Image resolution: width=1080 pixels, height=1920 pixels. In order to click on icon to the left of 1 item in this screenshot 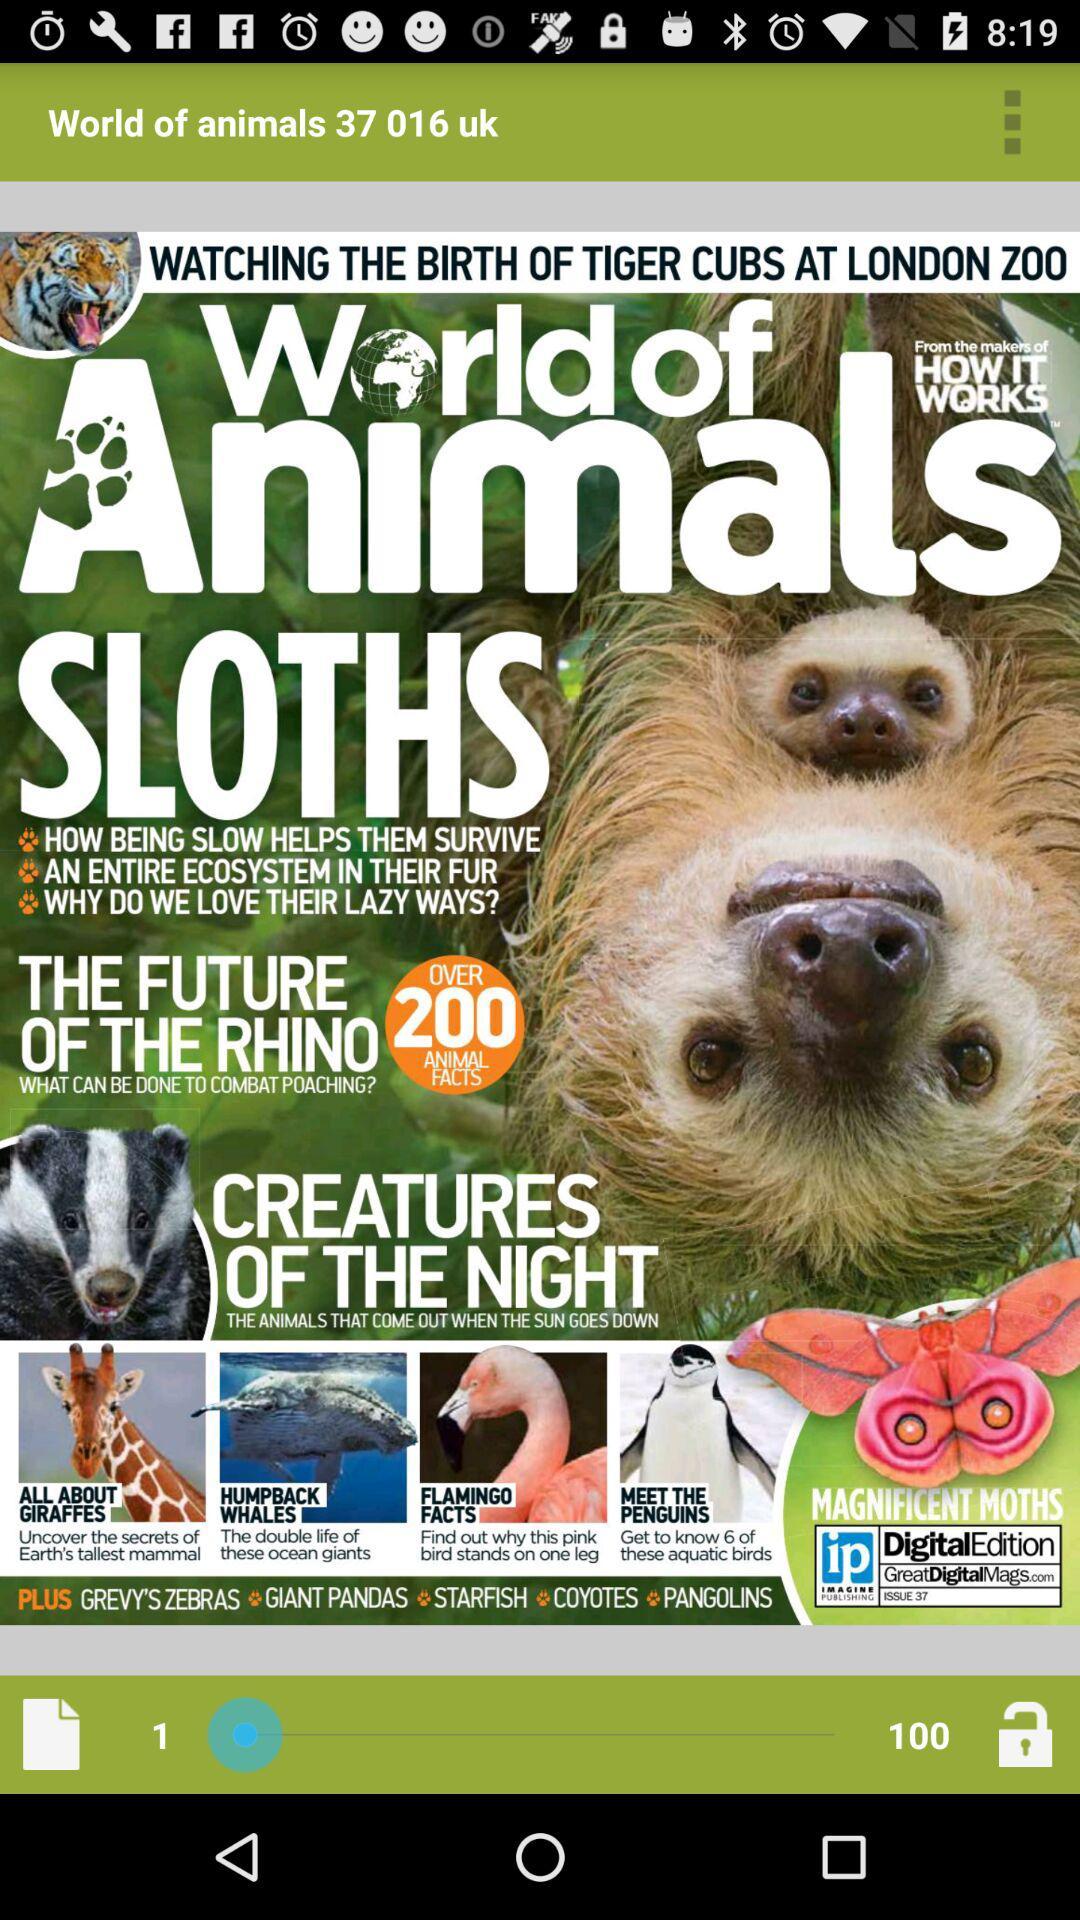, I will do `click(50, 1733)`.